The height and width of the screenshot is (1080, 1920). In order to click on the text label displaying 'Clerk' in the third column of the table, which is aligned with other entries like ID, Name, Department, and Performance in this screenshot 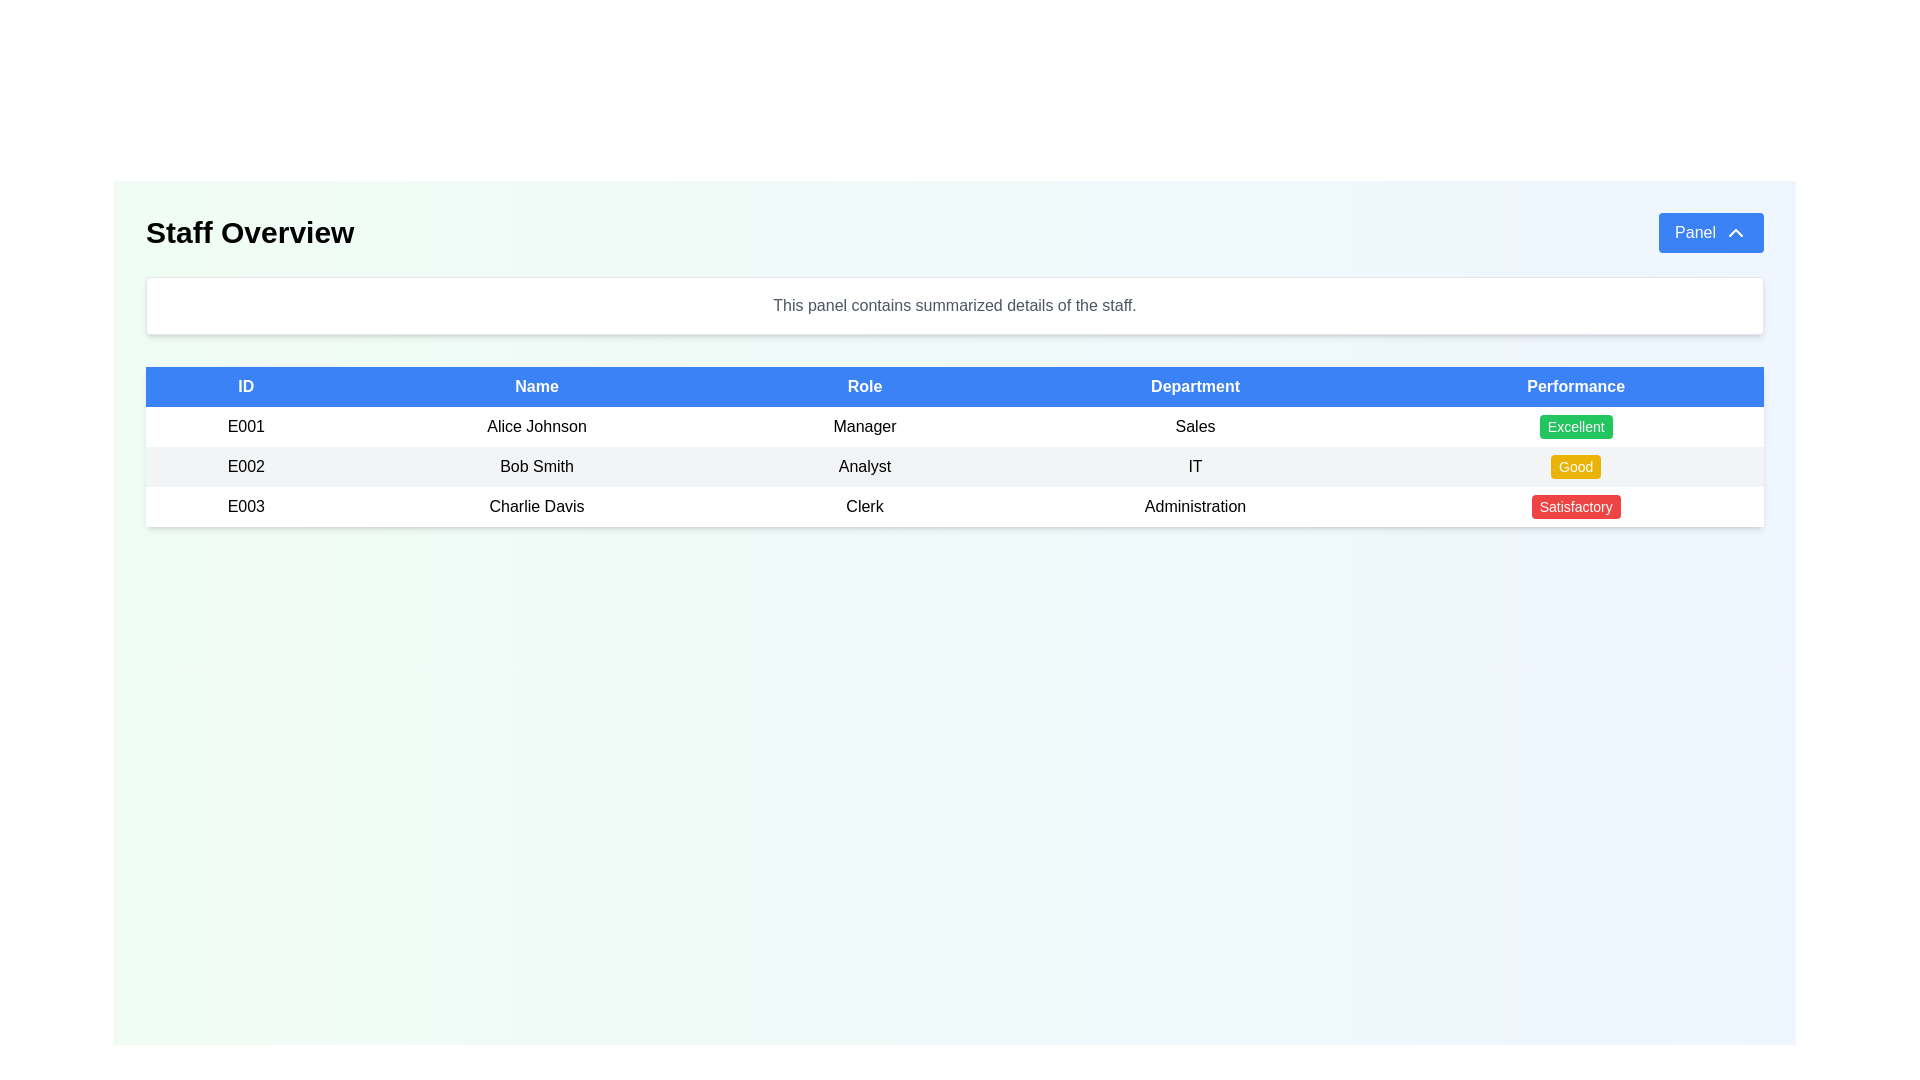, I will do `click(864, 505)`.